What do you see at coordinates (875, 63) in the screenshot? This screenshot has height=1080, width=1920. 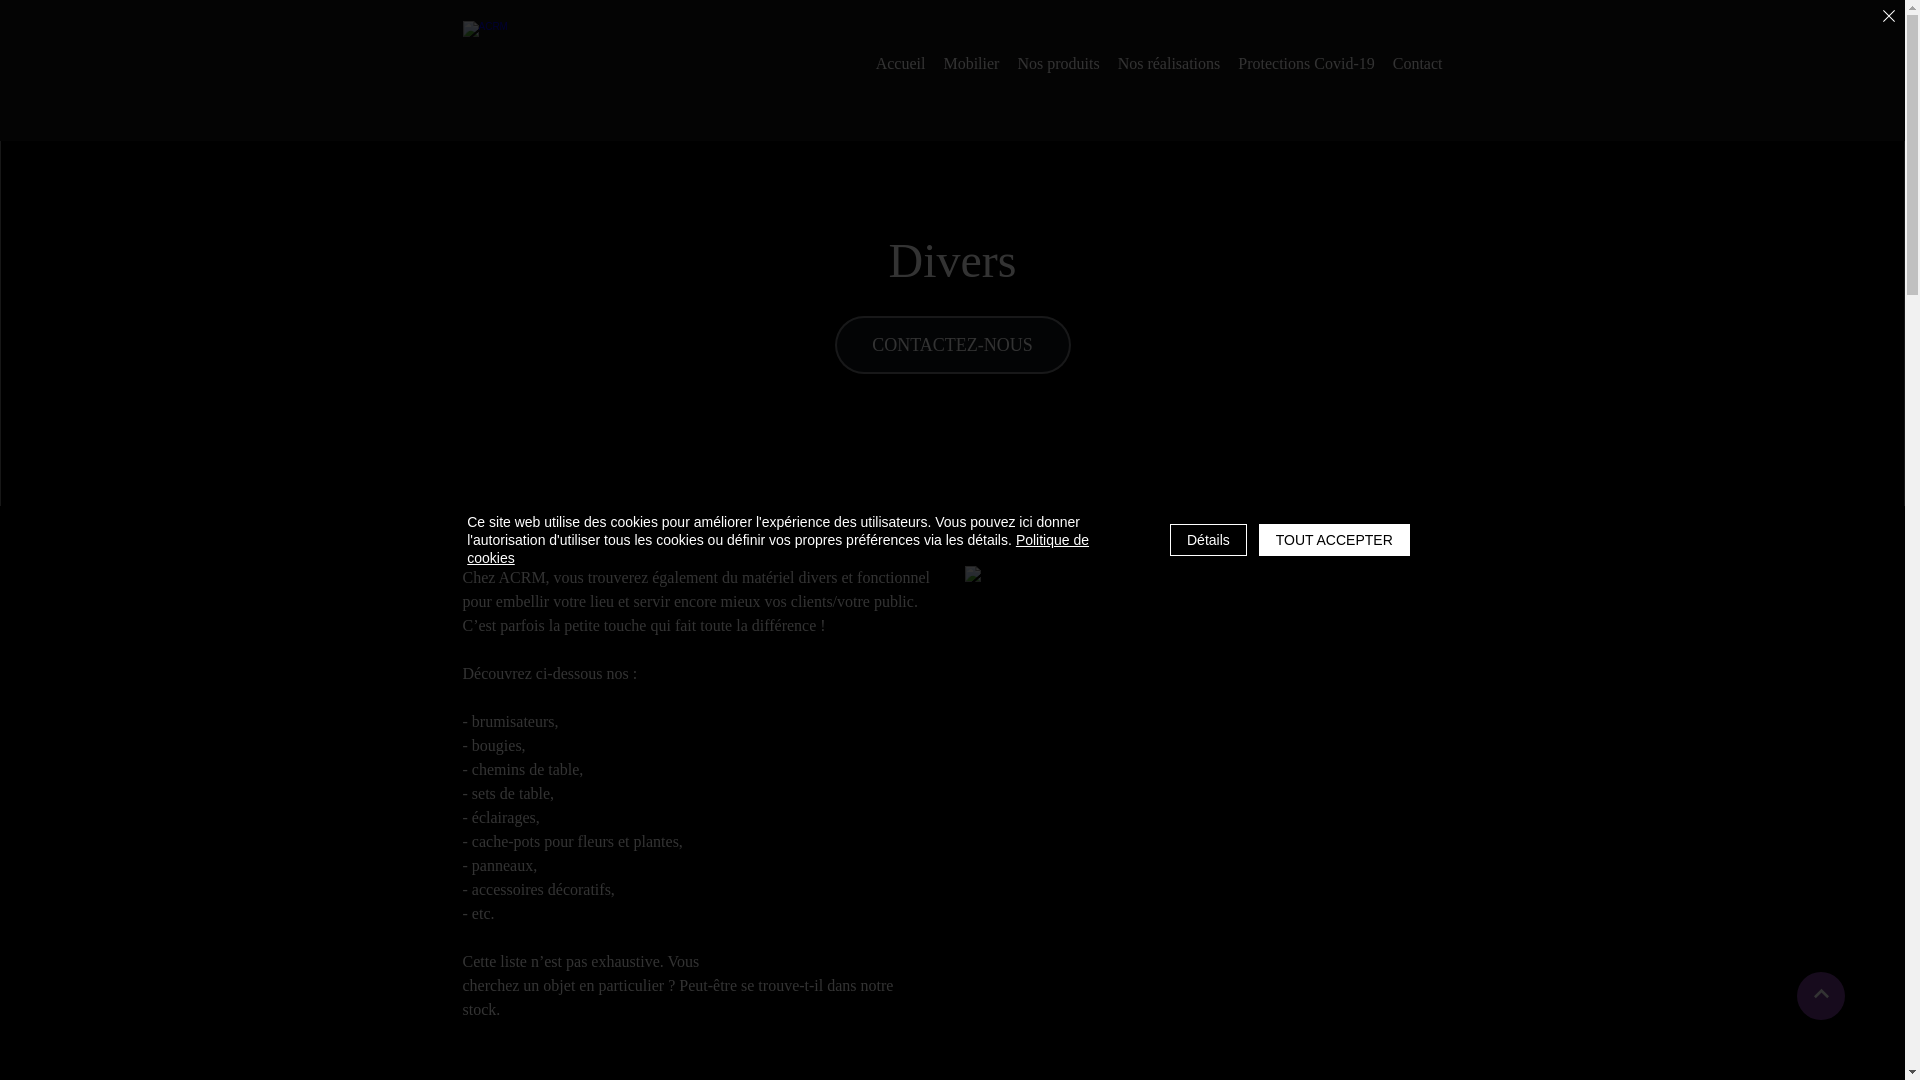 I see `'Accueil'` at bounding box center [875, 63].